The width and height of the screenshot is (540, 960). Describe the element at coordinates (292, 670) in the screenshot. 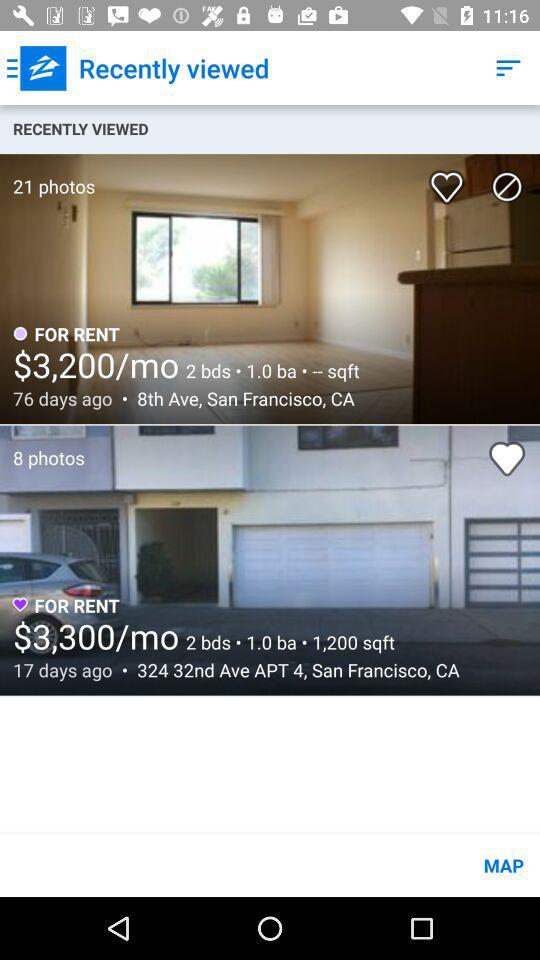

I see `icon below $3,300/mo item` at that location.